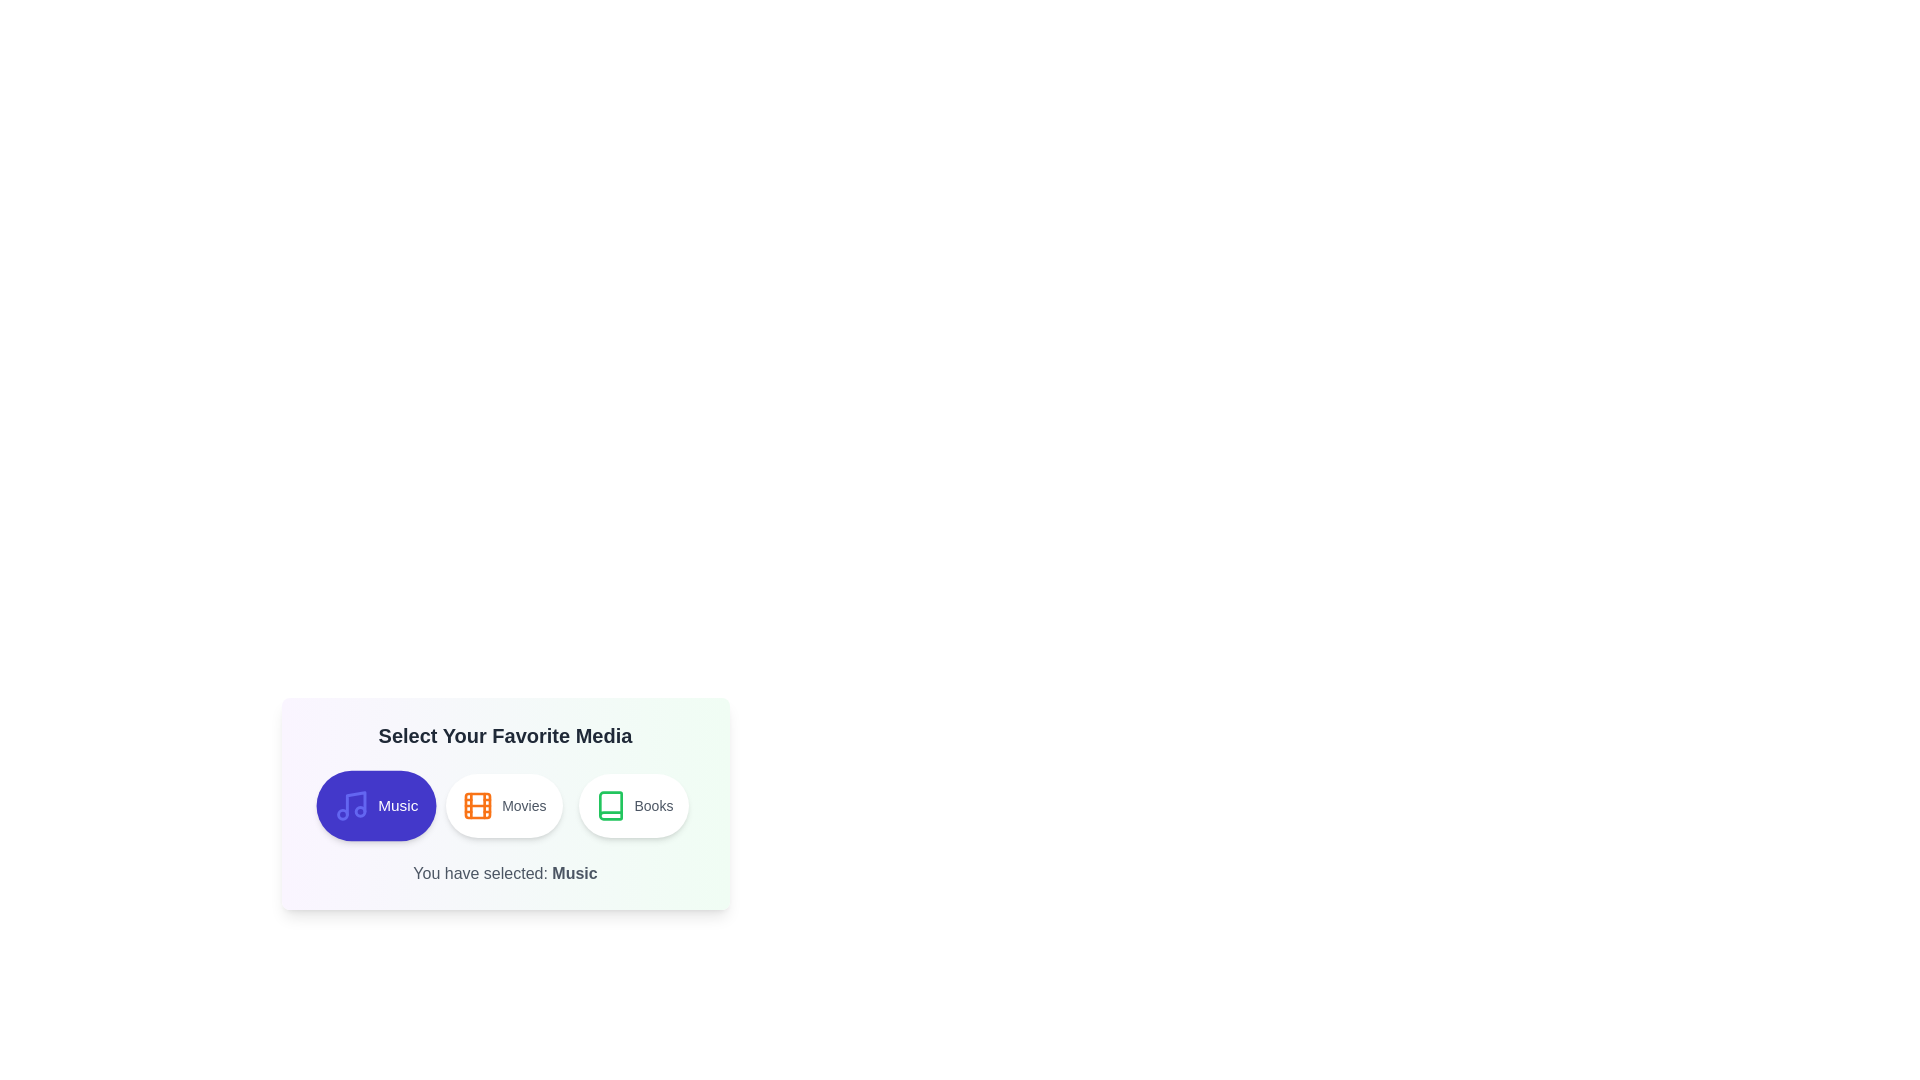 The height and width of the screenshot is (1080, 1920). What do you see at coordinates (375, 805) in the screenshot?
I see `the media button labeled Music to observe its hover effect` at bounding box center [375, 805].